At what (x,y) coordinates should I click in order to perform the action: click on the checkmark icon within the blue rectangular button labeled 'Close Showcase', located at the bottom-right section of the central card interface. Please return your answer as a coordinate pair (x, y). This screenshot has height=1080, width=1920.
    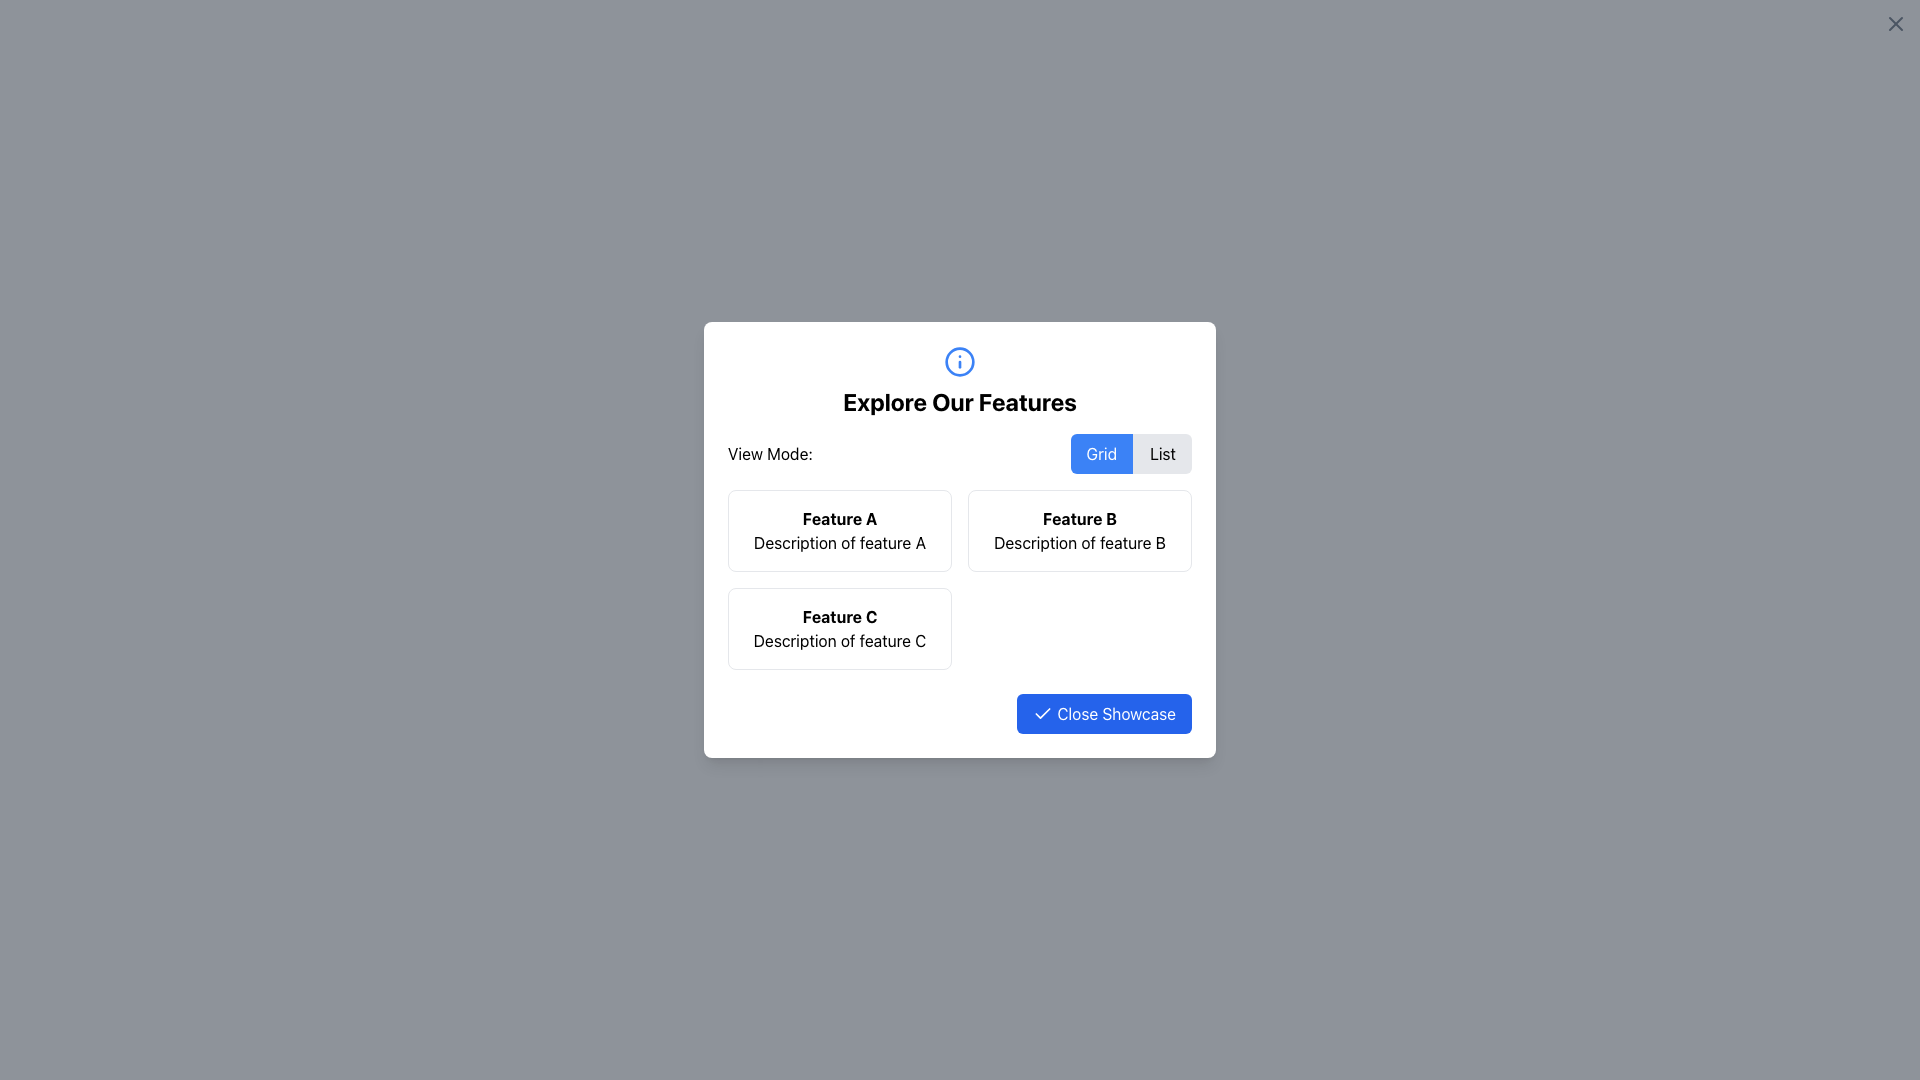
    Looking at the image, I should click on (1042, 712).